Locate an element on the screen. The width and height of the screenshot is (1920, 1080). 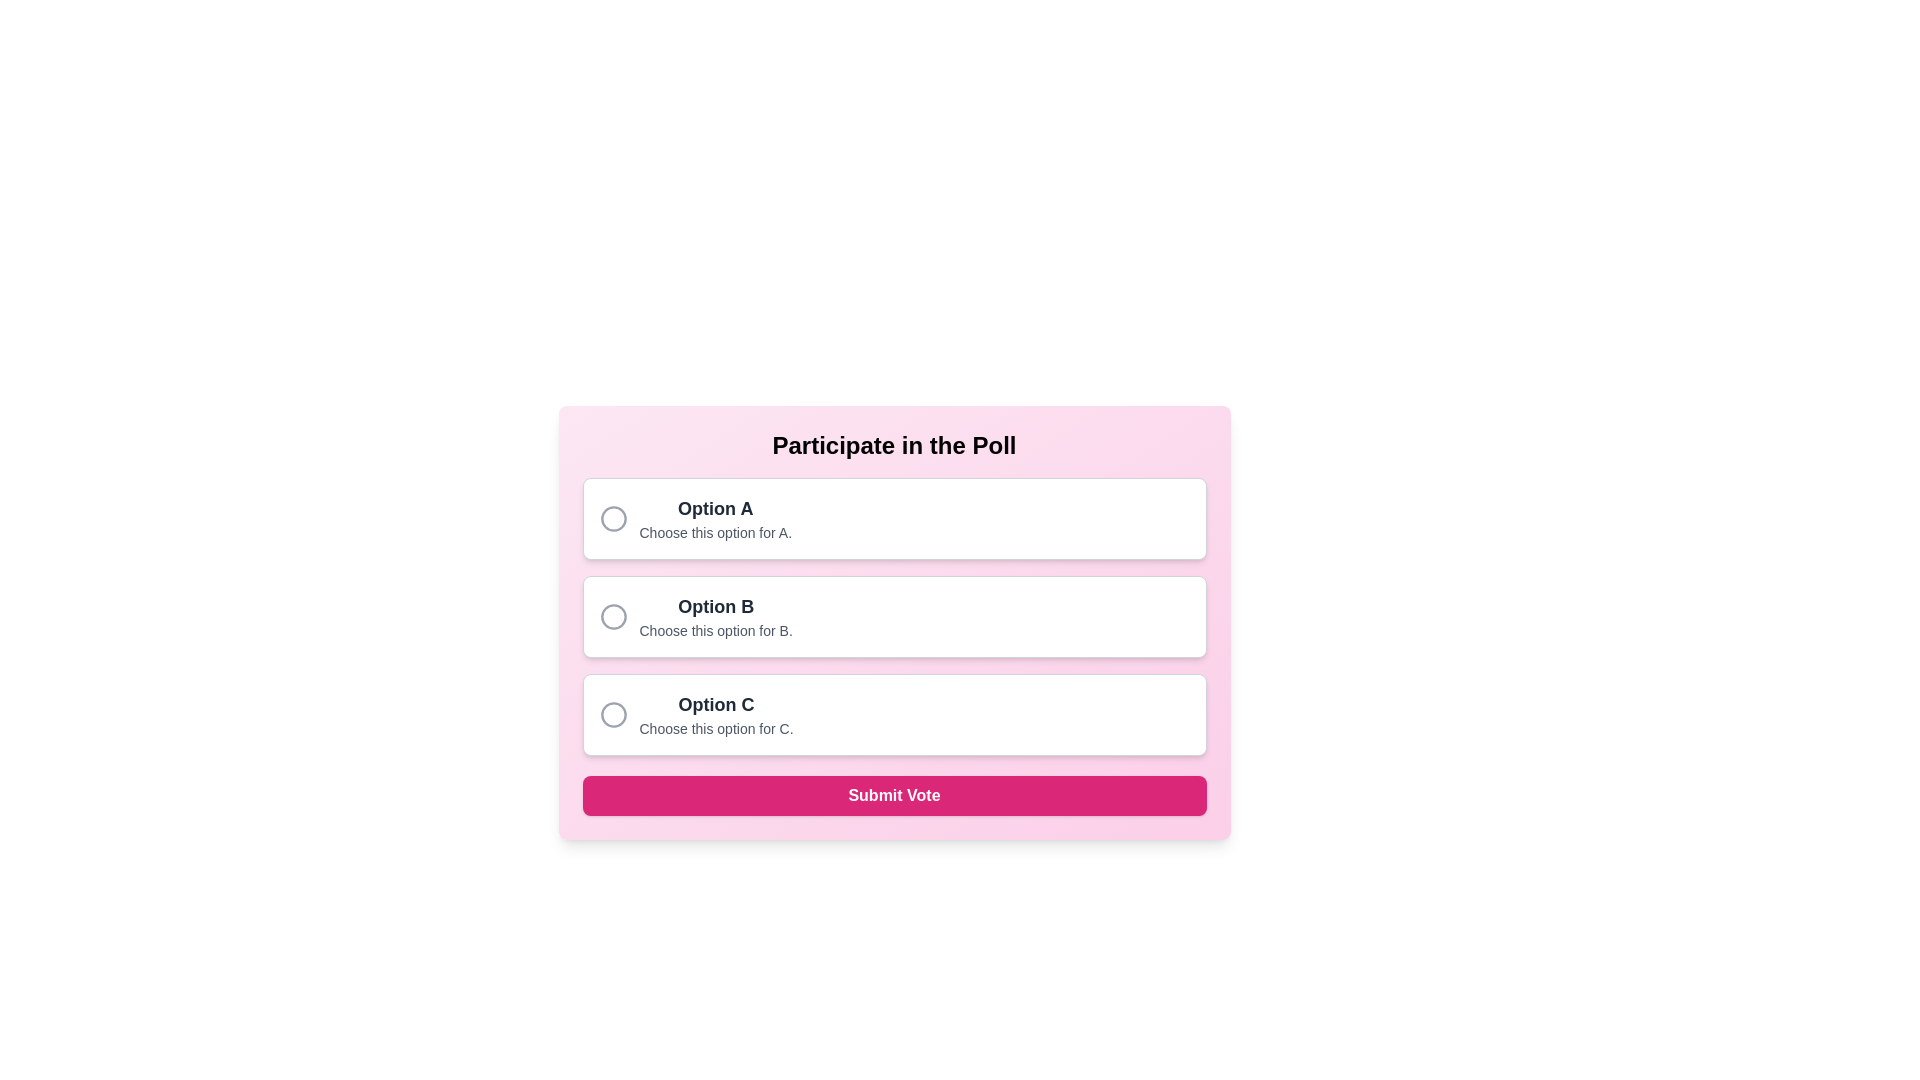
the prominent rectangular button with a bright pink background and white text that reads 'Submit Vote' is located at coordinates (893, 794).